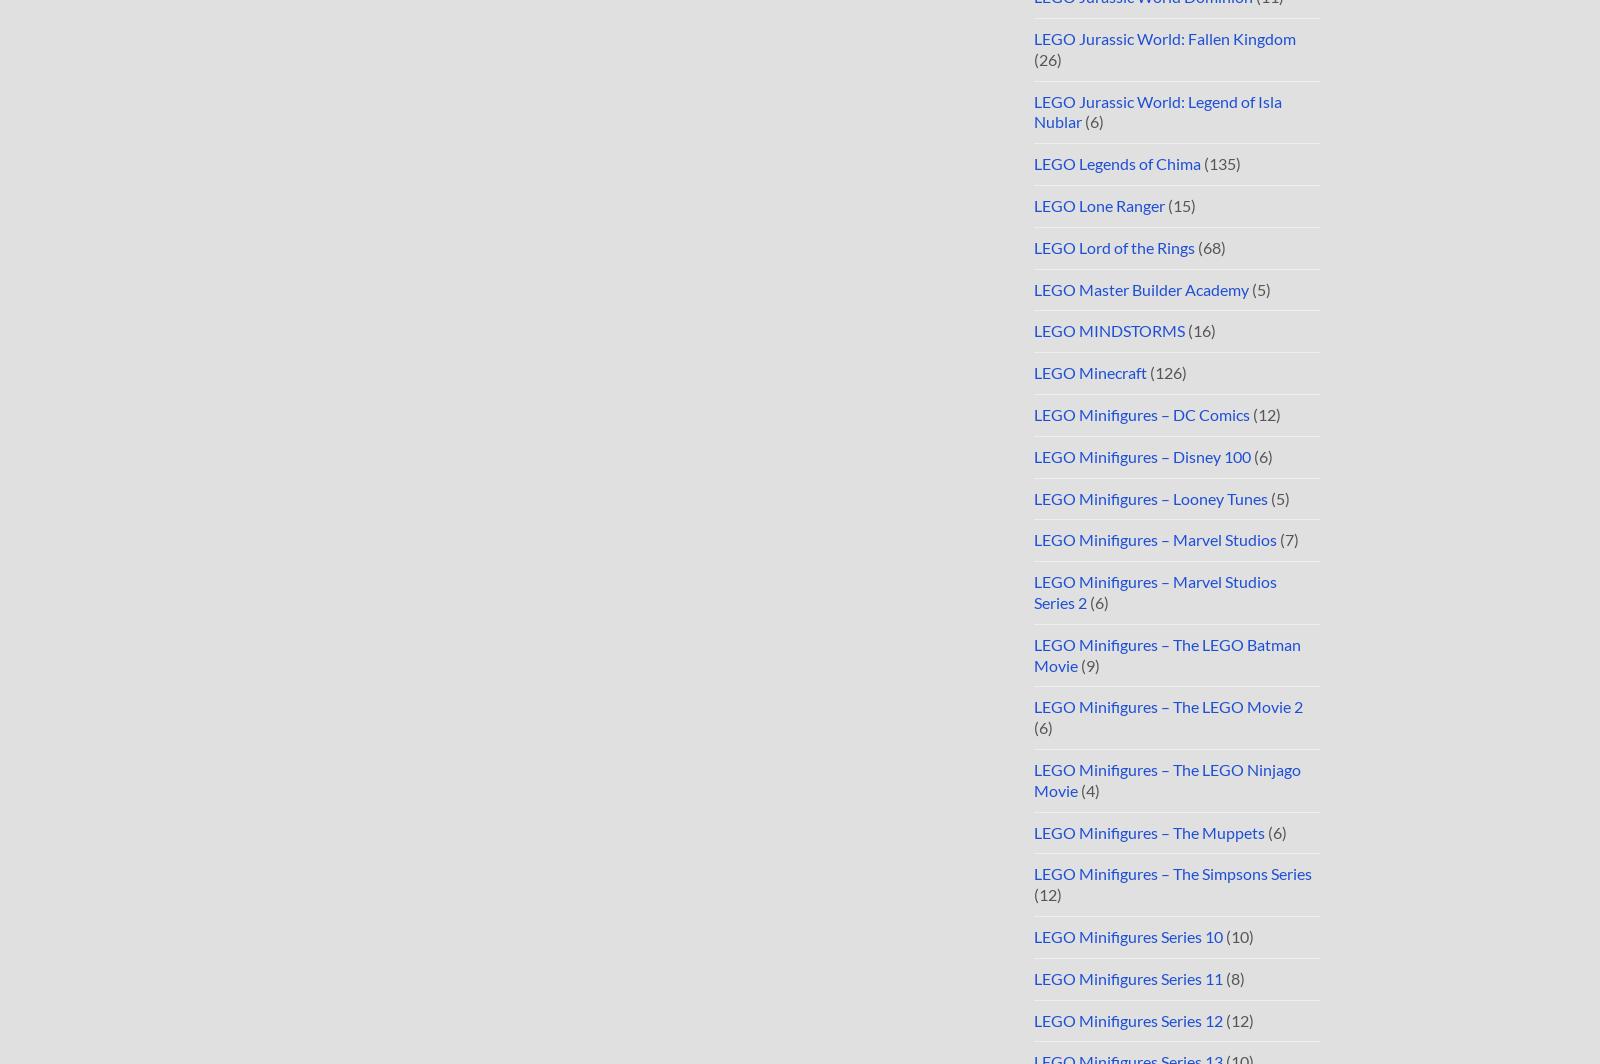 Image resolution: width=1600 pixels, height=1064 pixels. I want to click on 'LEGO Legends of Chima', so click(1117, 163).